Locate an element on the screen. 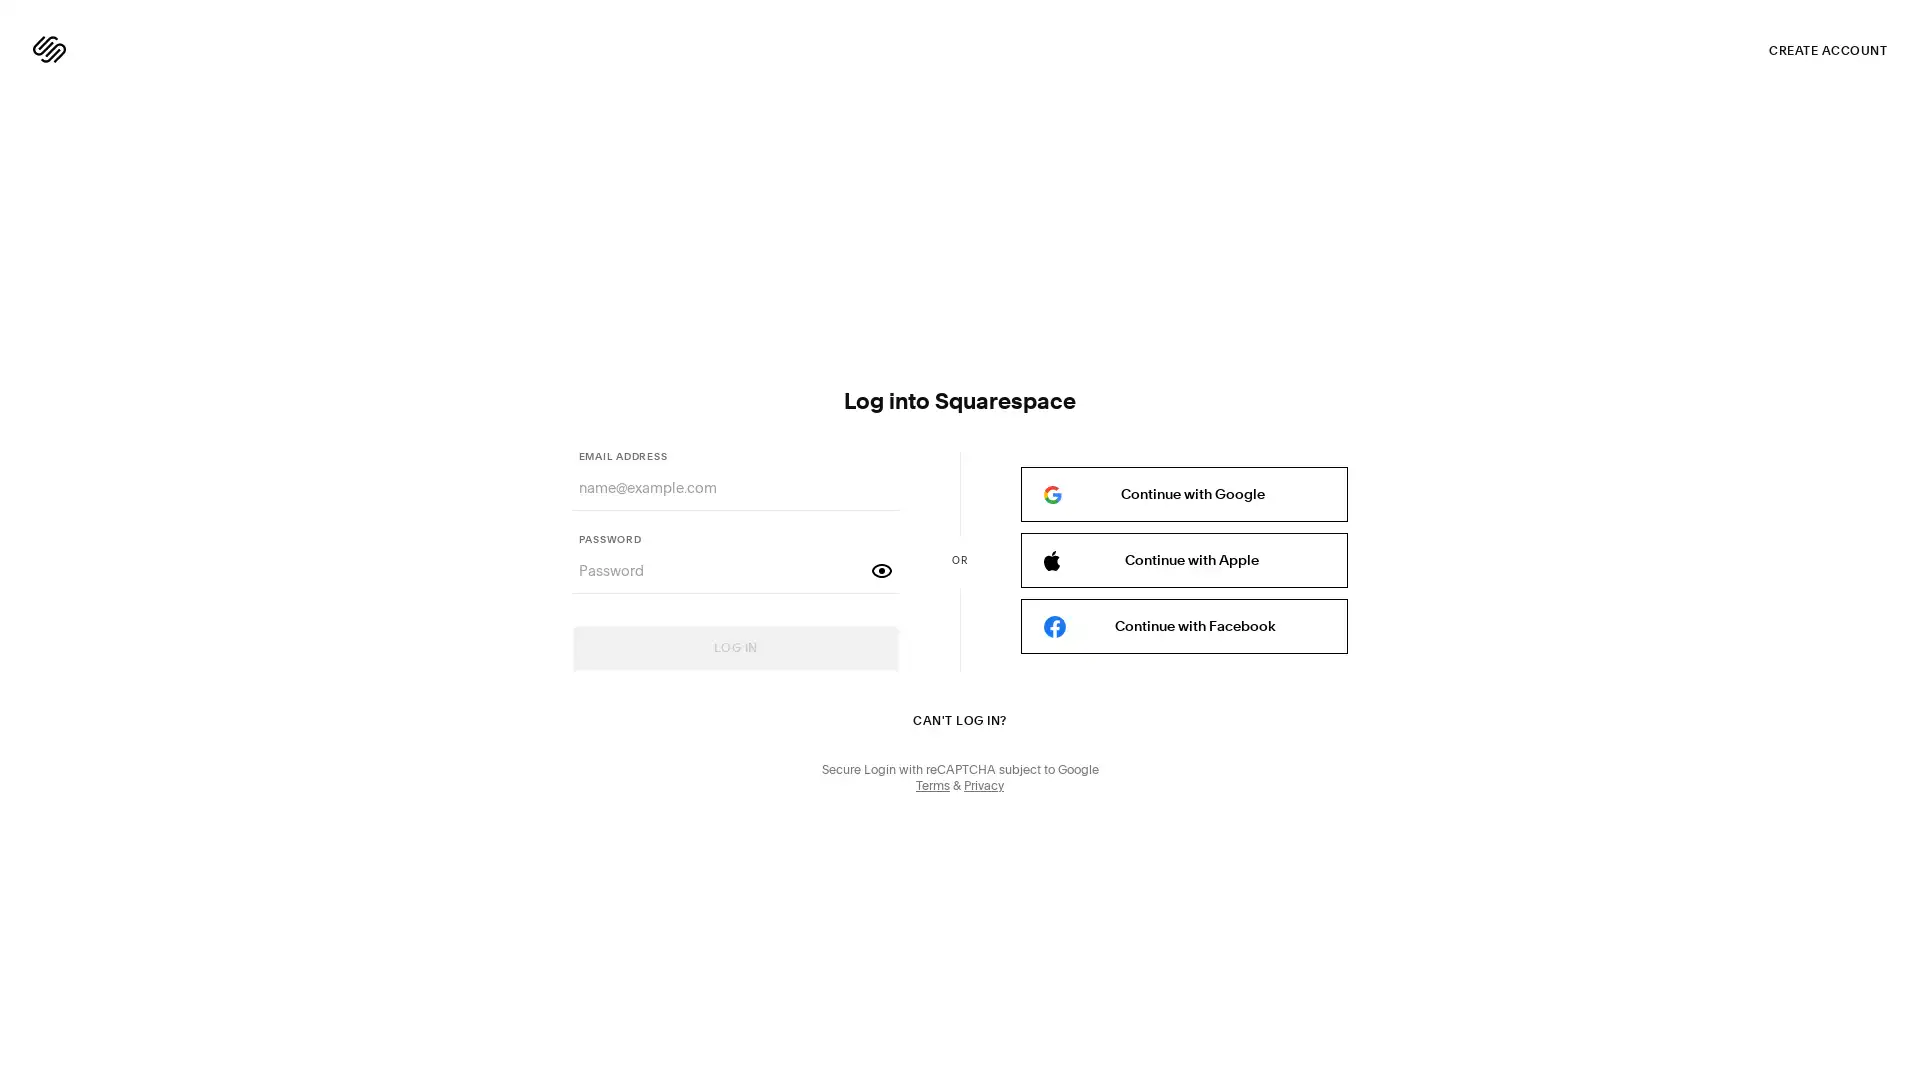  LOG IN is located at coordinates (734, 648).